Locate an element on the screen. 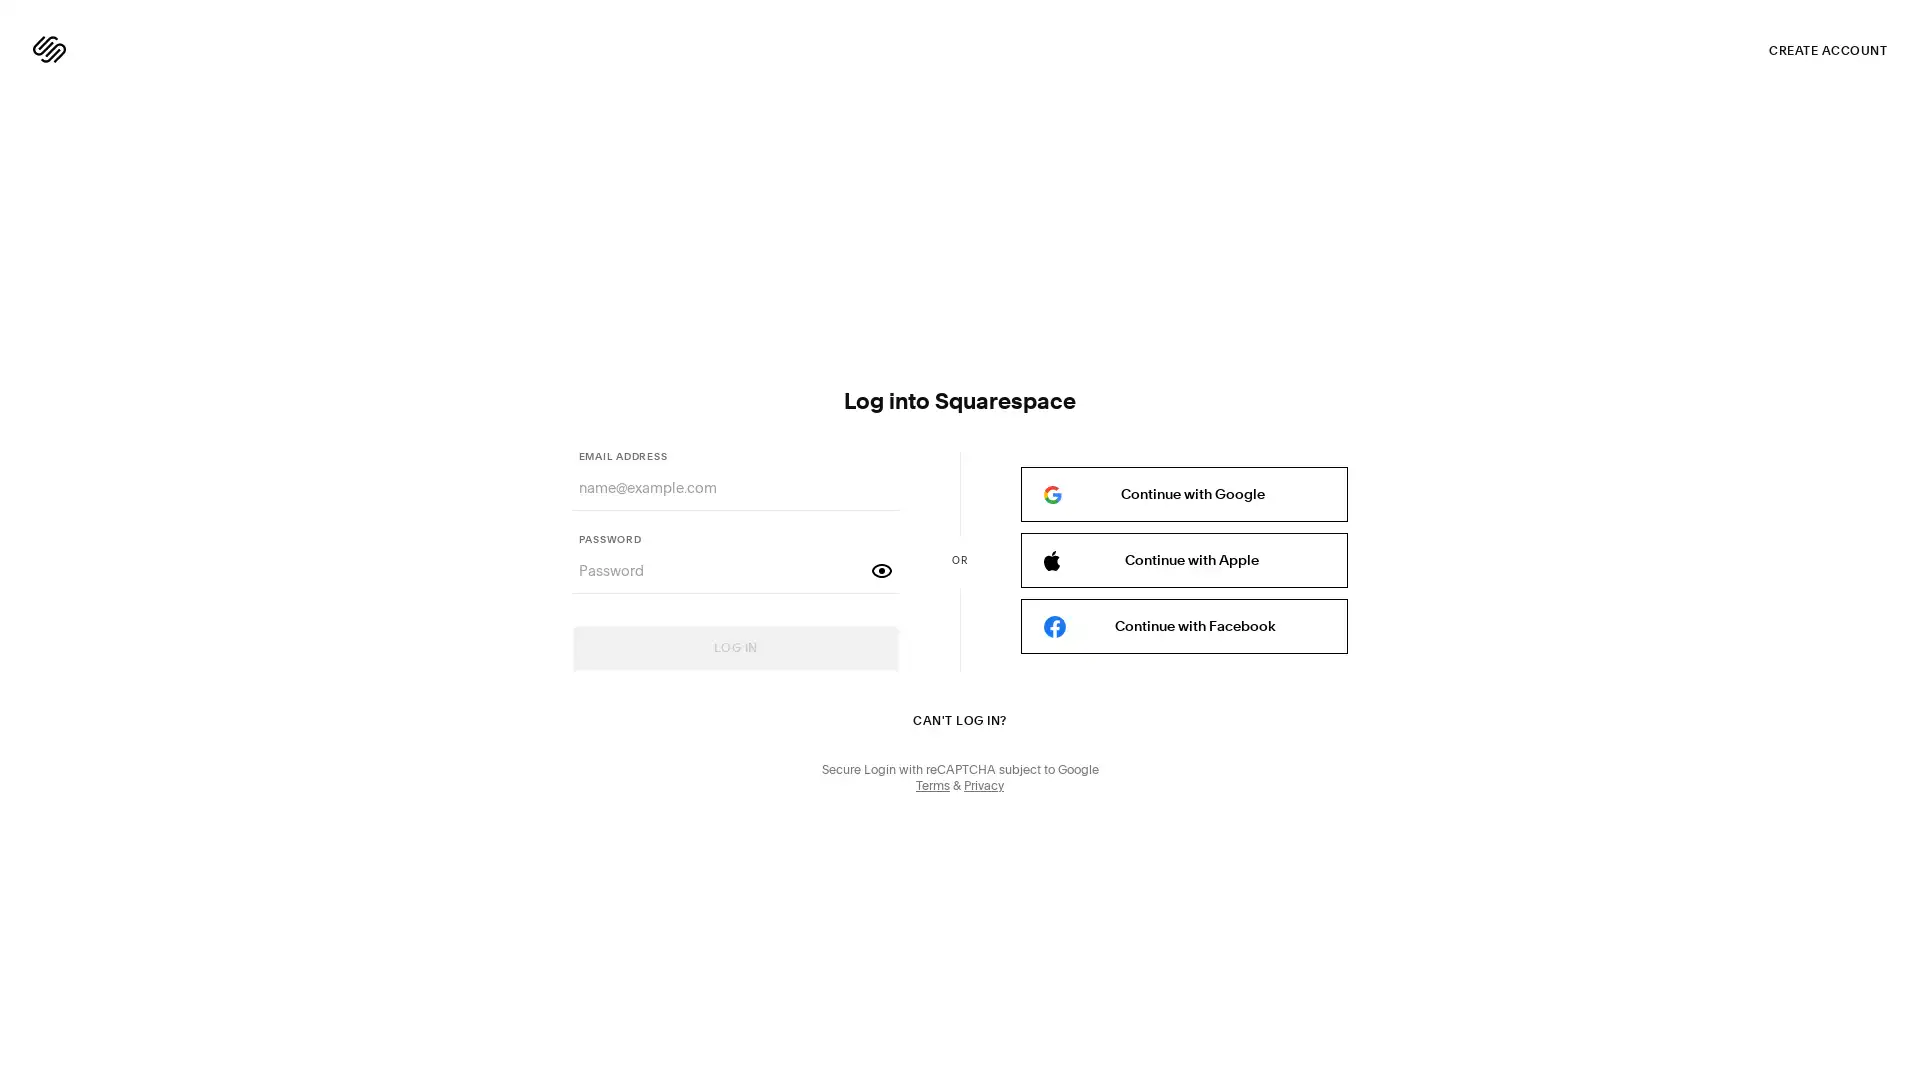  LOG IN is located at coordinates (734, 648).